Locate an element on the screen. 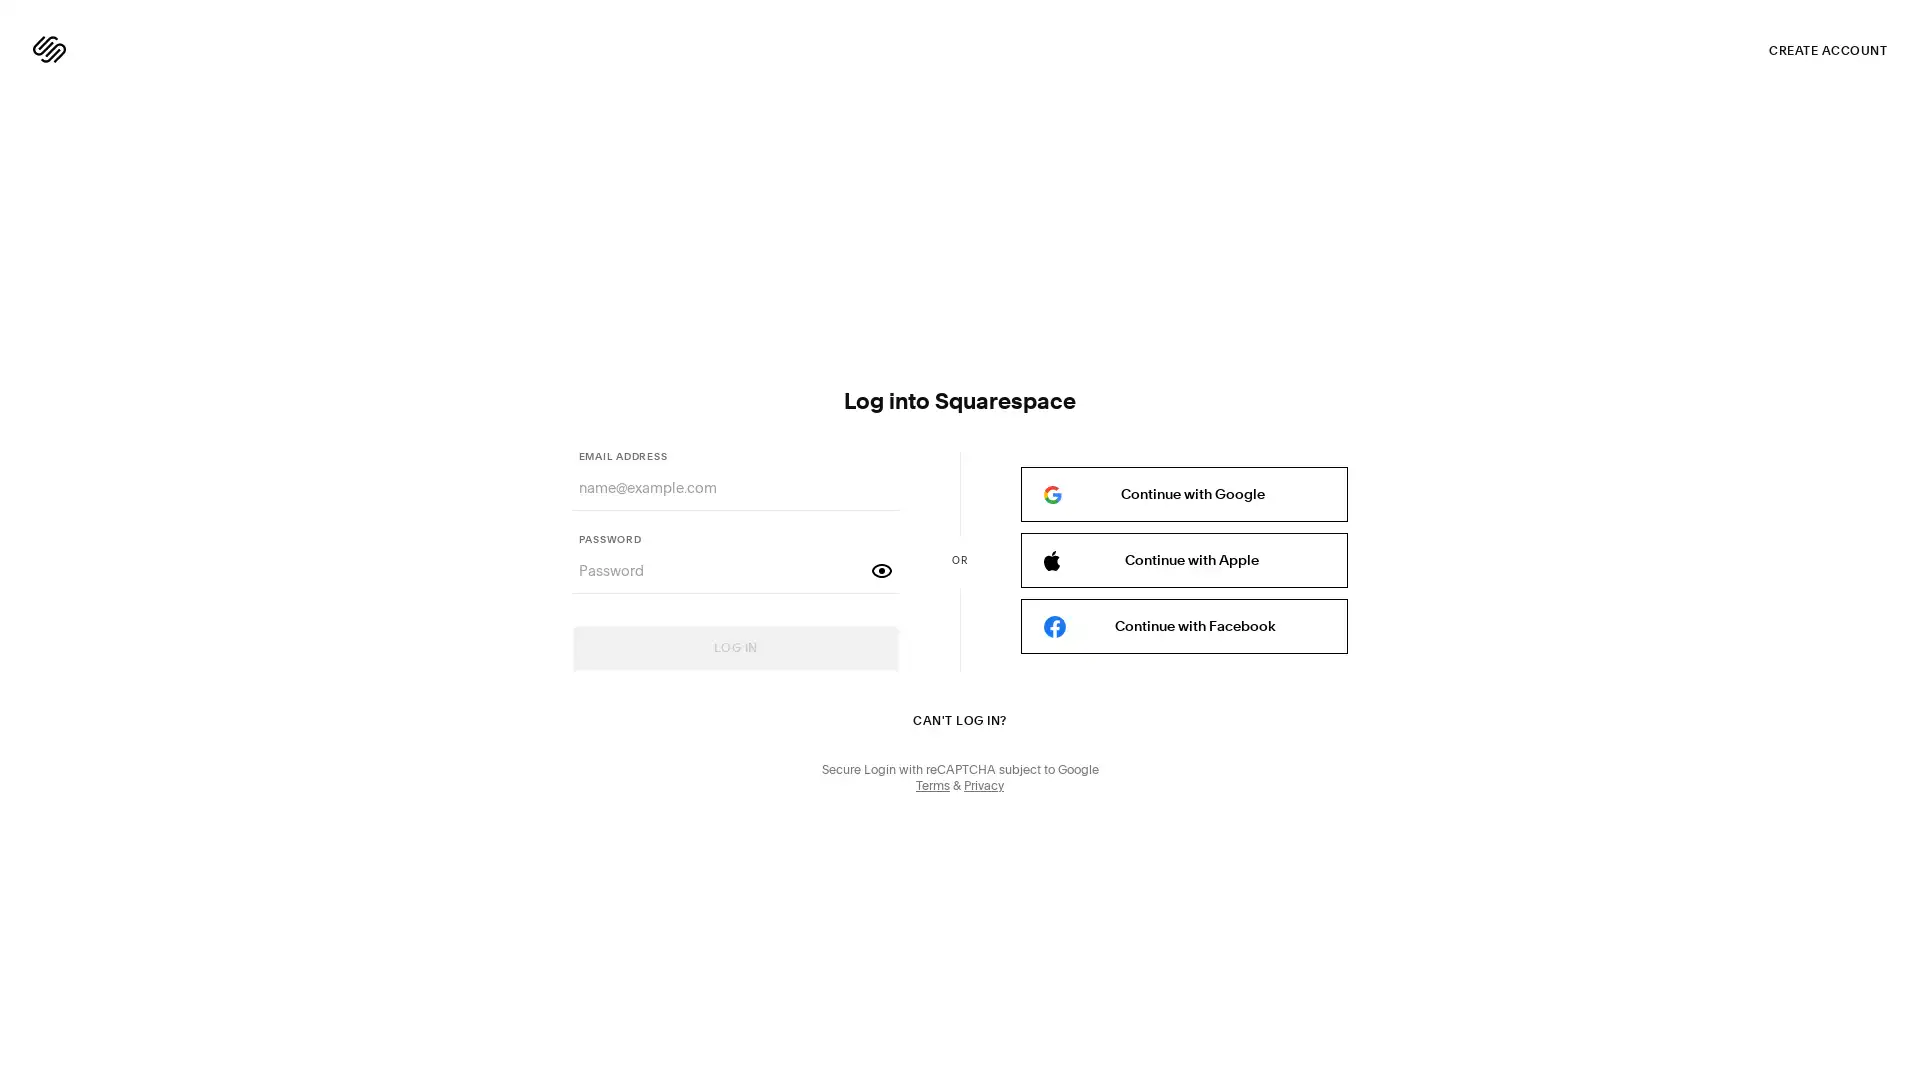  LOG IN is located at coordinates (734, 648).